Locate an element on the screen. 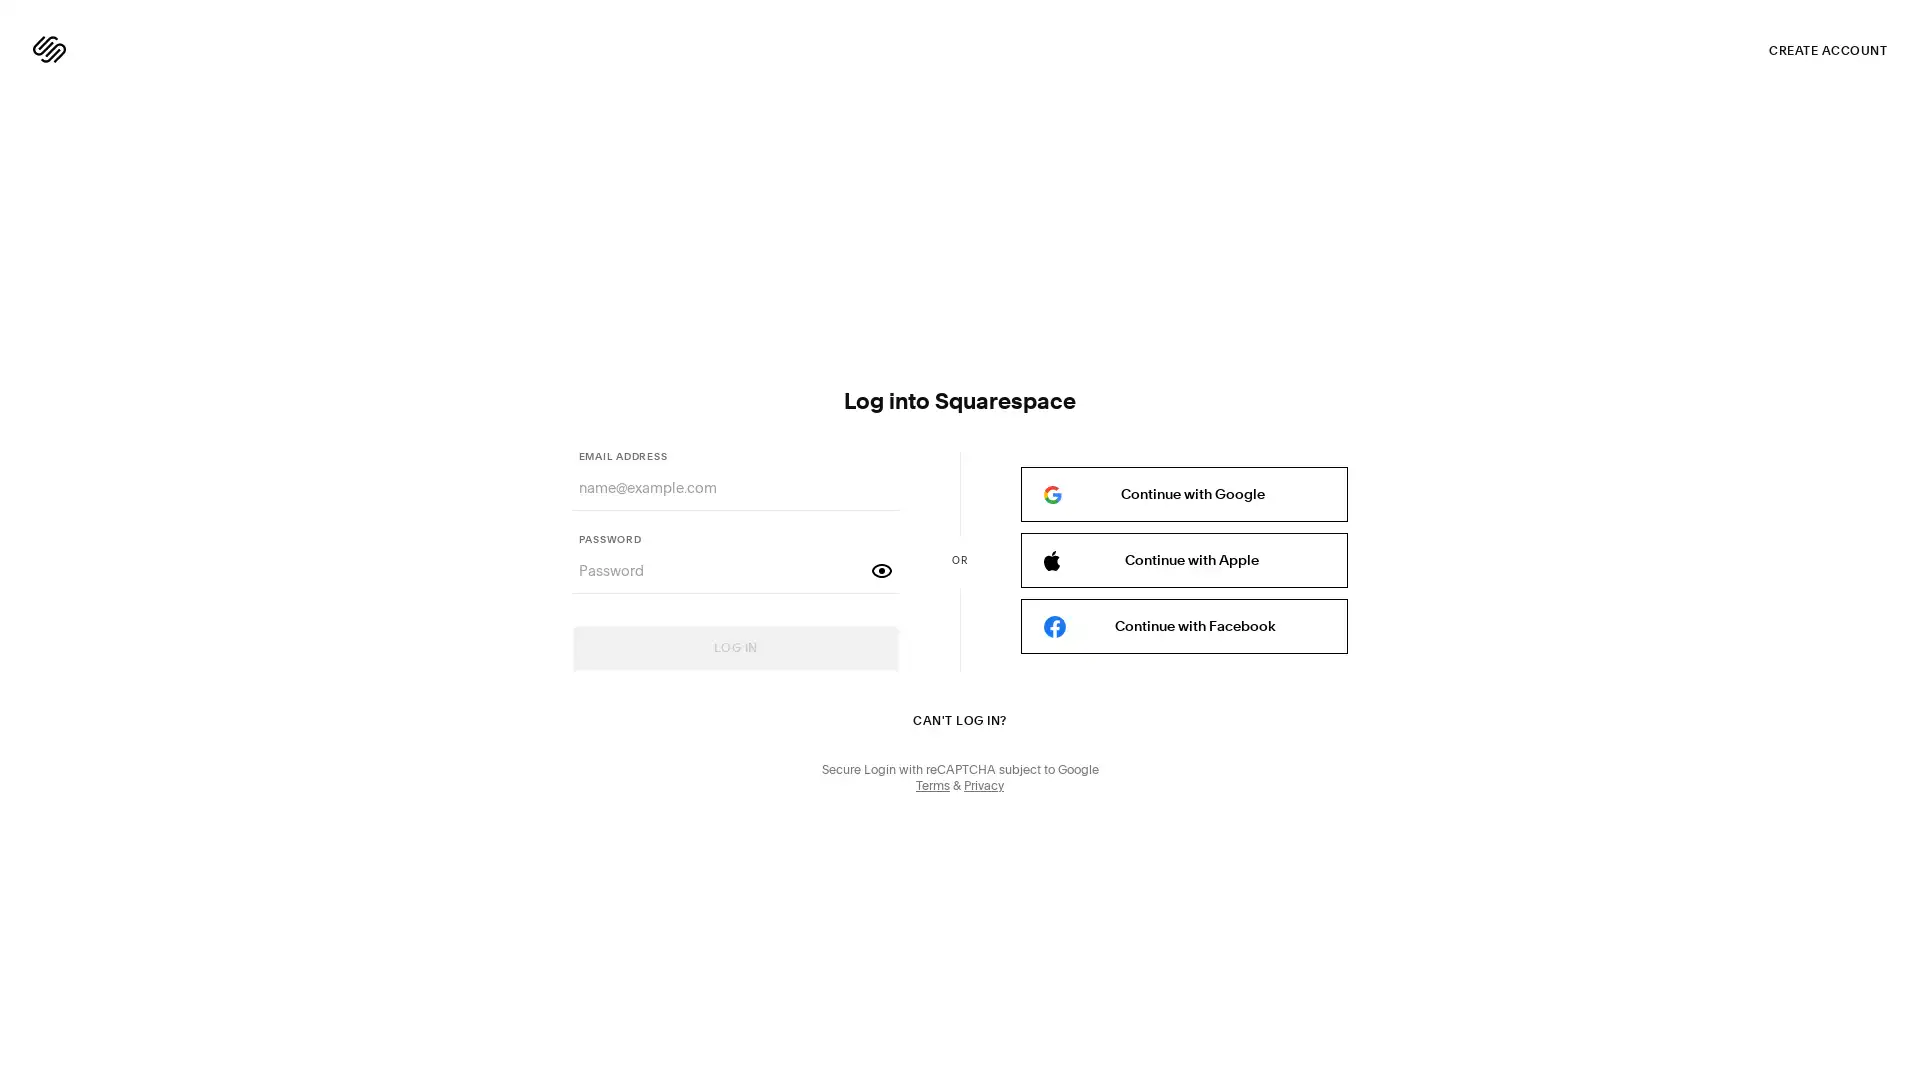  LOG IN is located at coordinates (734, 648).